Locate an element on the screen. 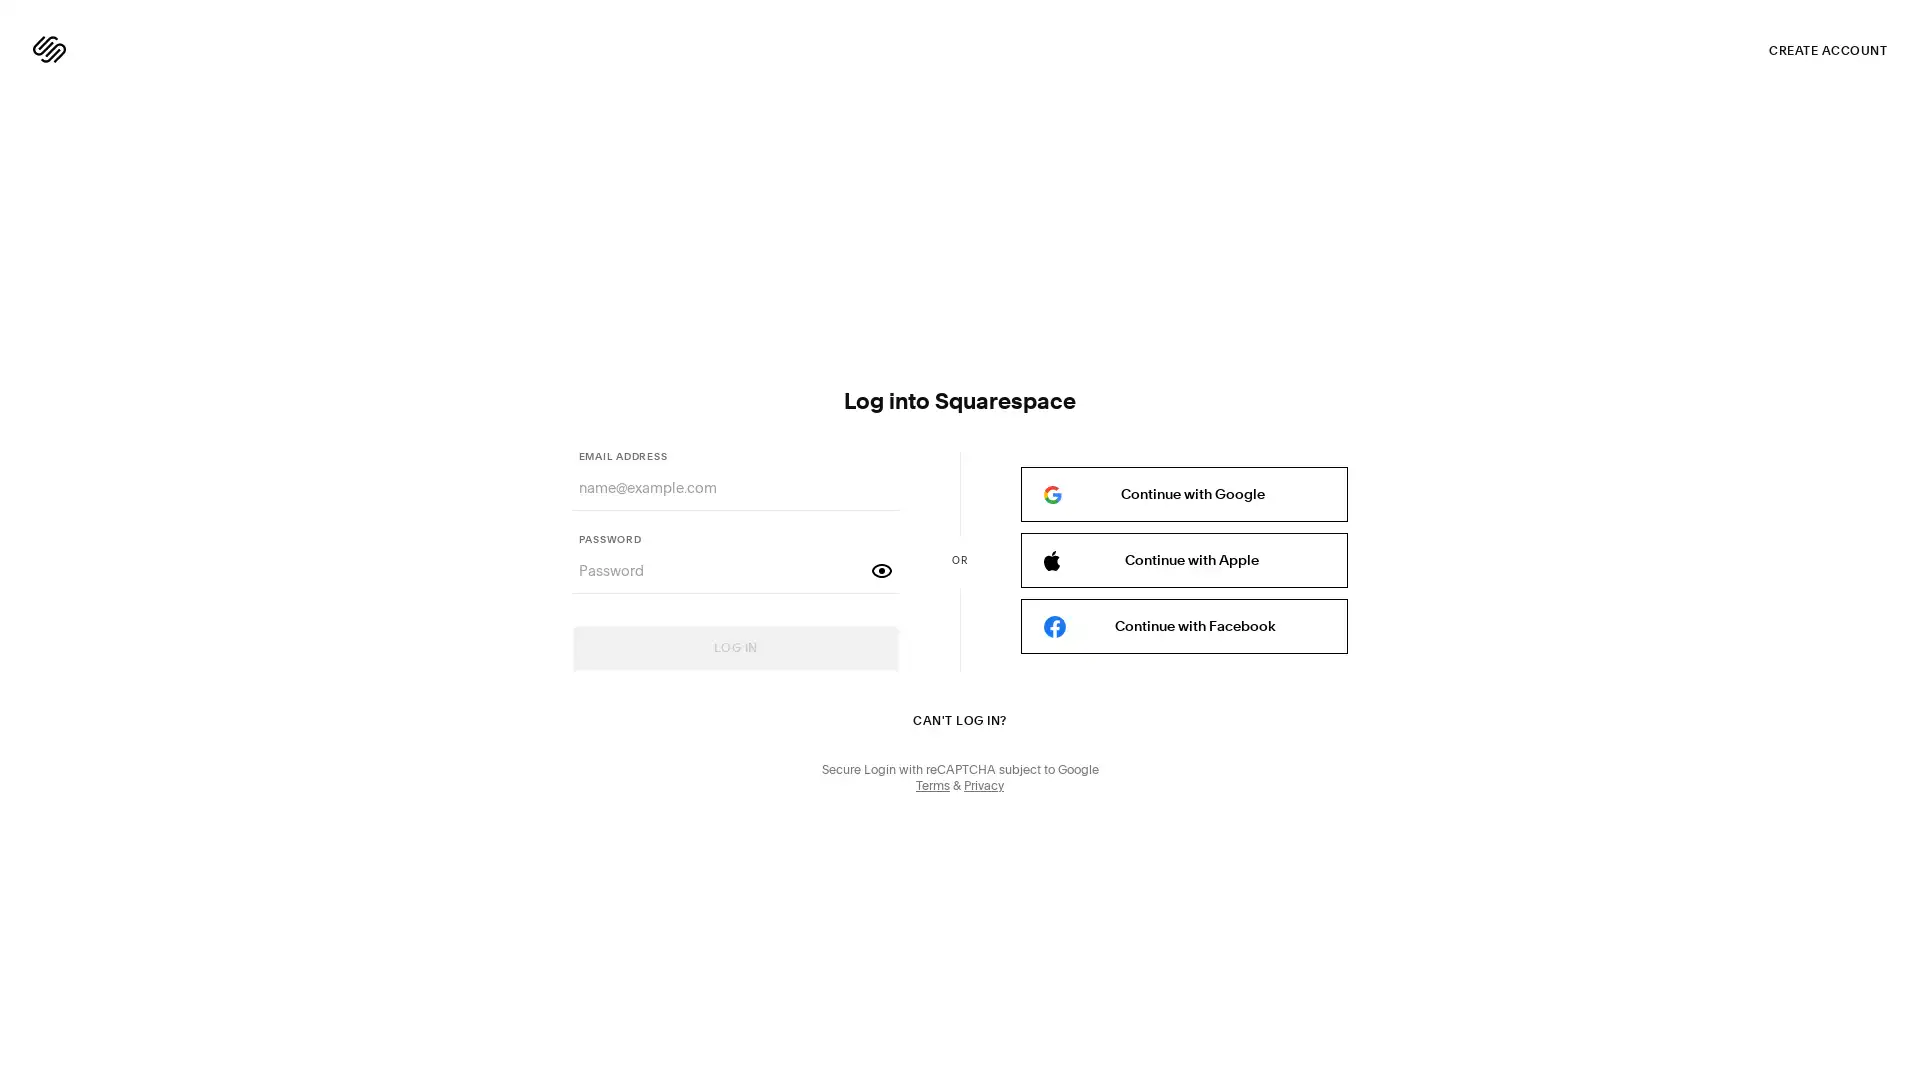  LOG IN is located at coordinates (734, 648).